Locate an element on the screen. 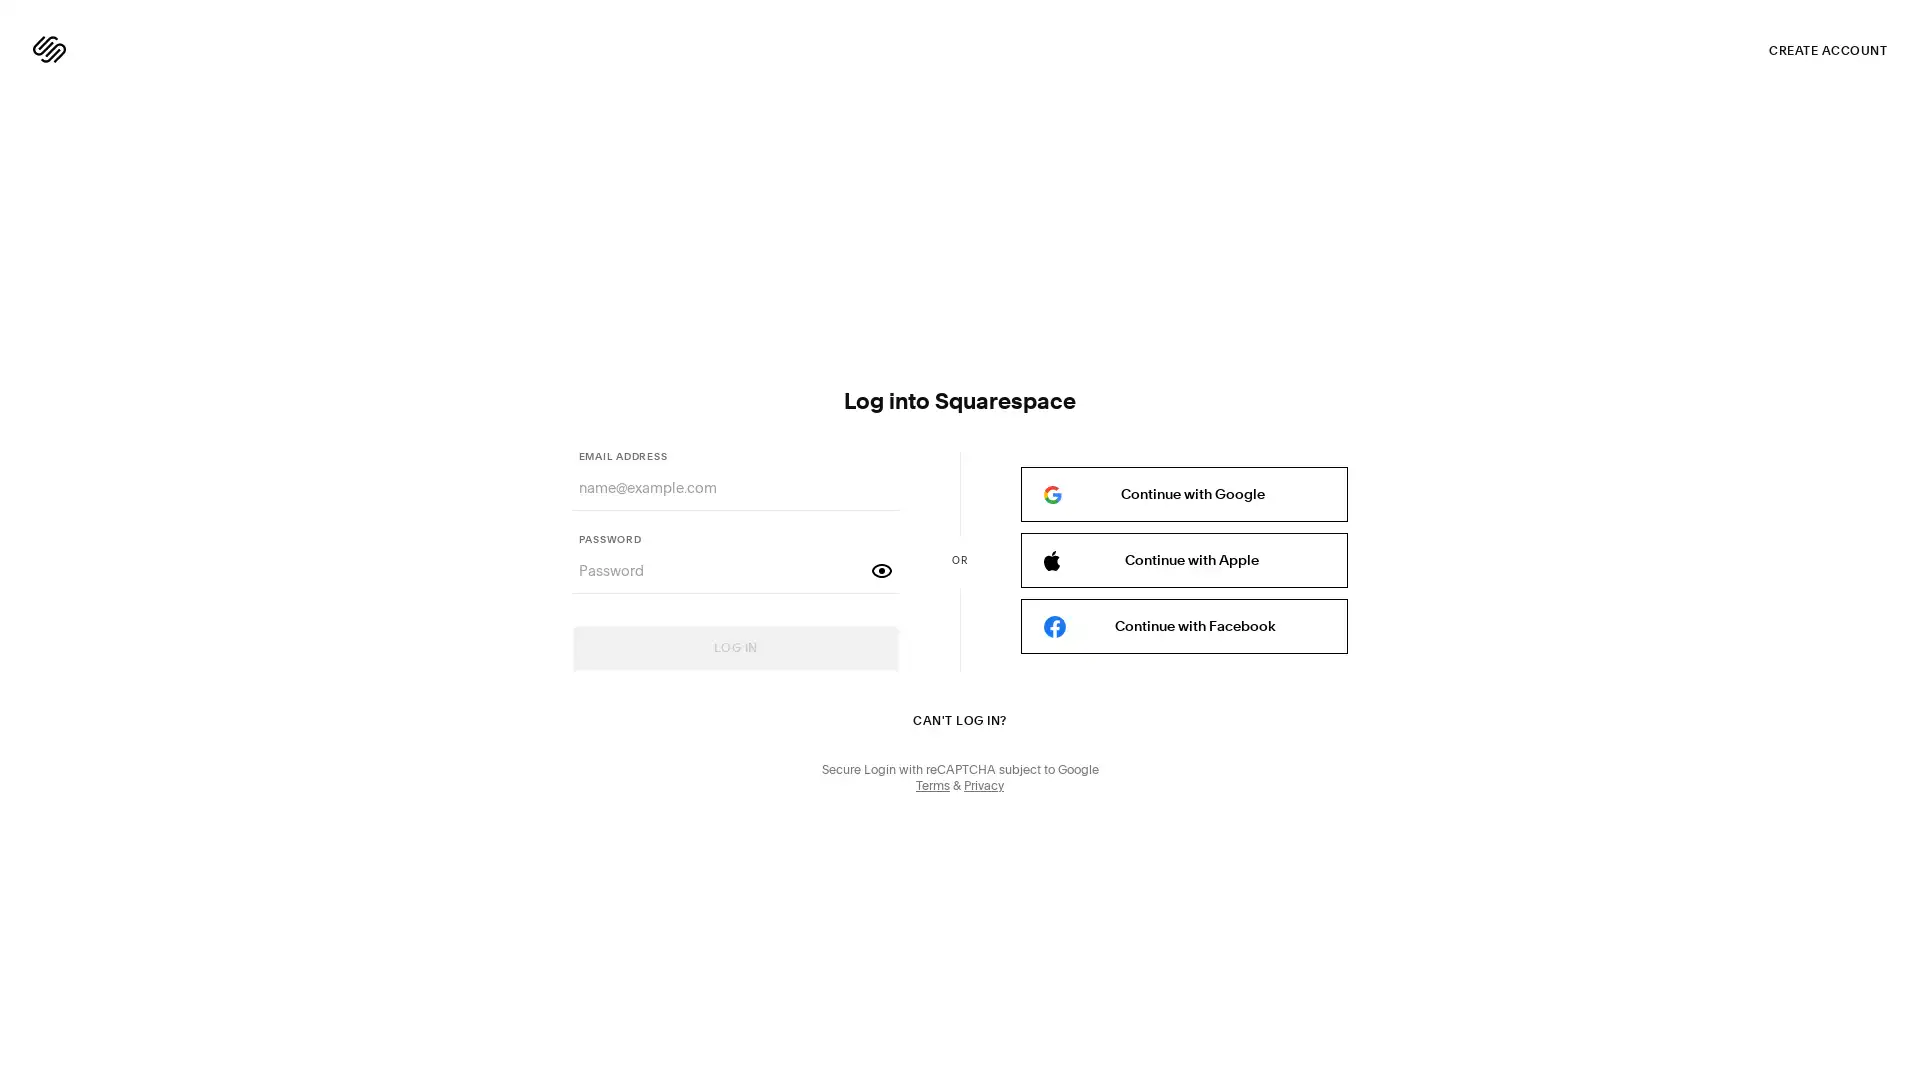  LOG IN is located at coordinates (734, 648).